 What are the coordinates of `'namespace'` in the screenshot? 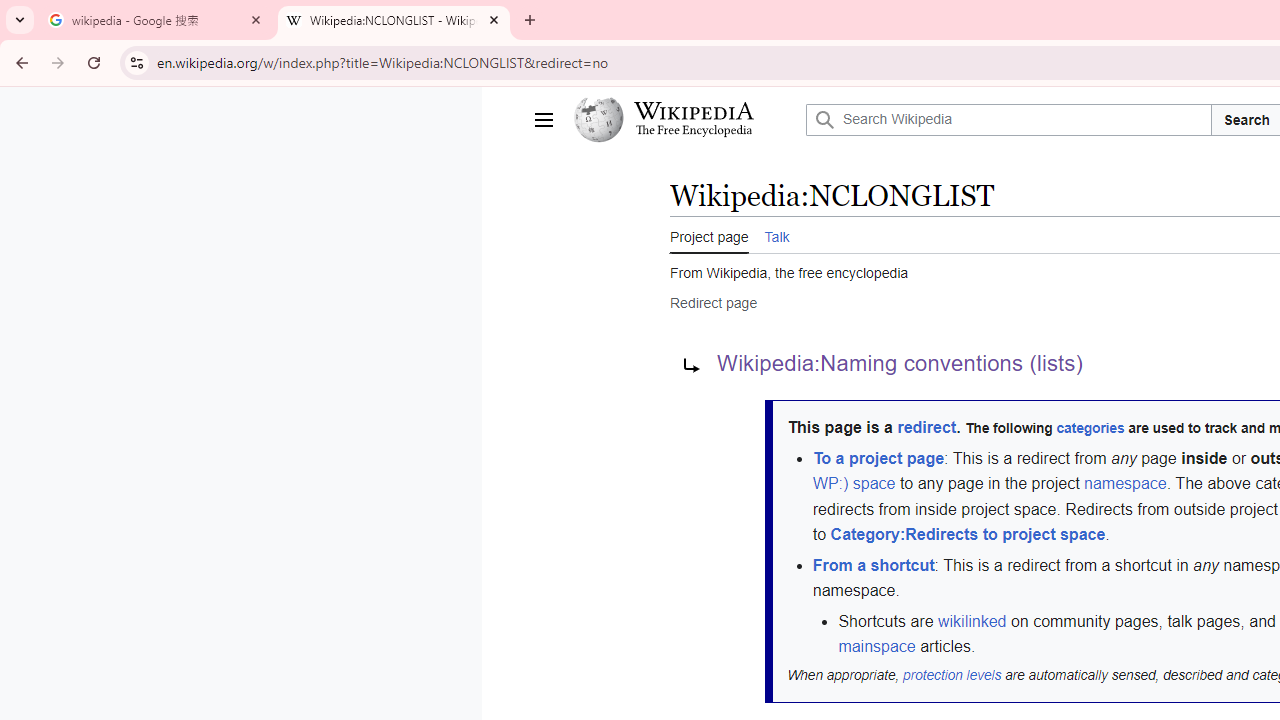 It's located at (1125, 484).